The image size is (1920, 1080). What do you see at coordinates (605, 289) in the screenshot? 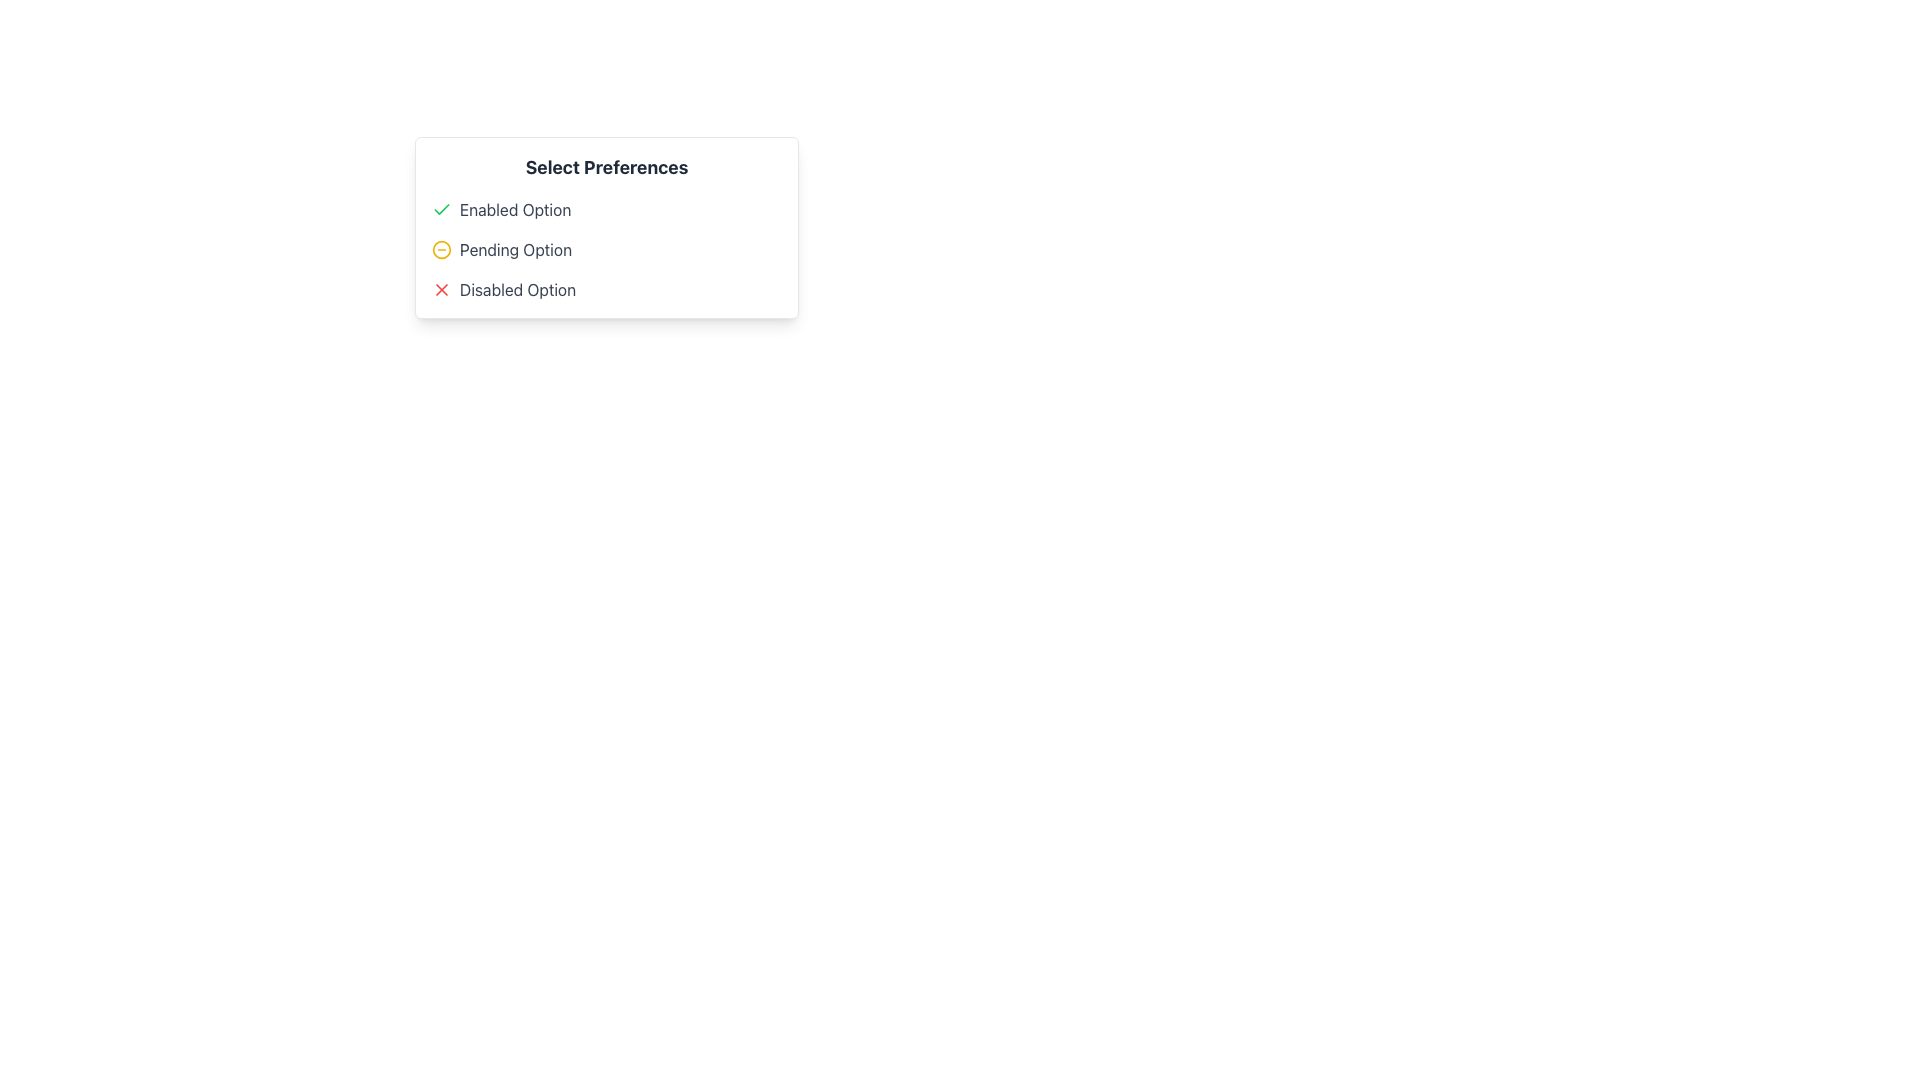
I see `the 'Disabled Option' label with a red 'X' icon, which is the last item in the list of options within the 'Select Preferences' box` at bounding box center [605, 289].